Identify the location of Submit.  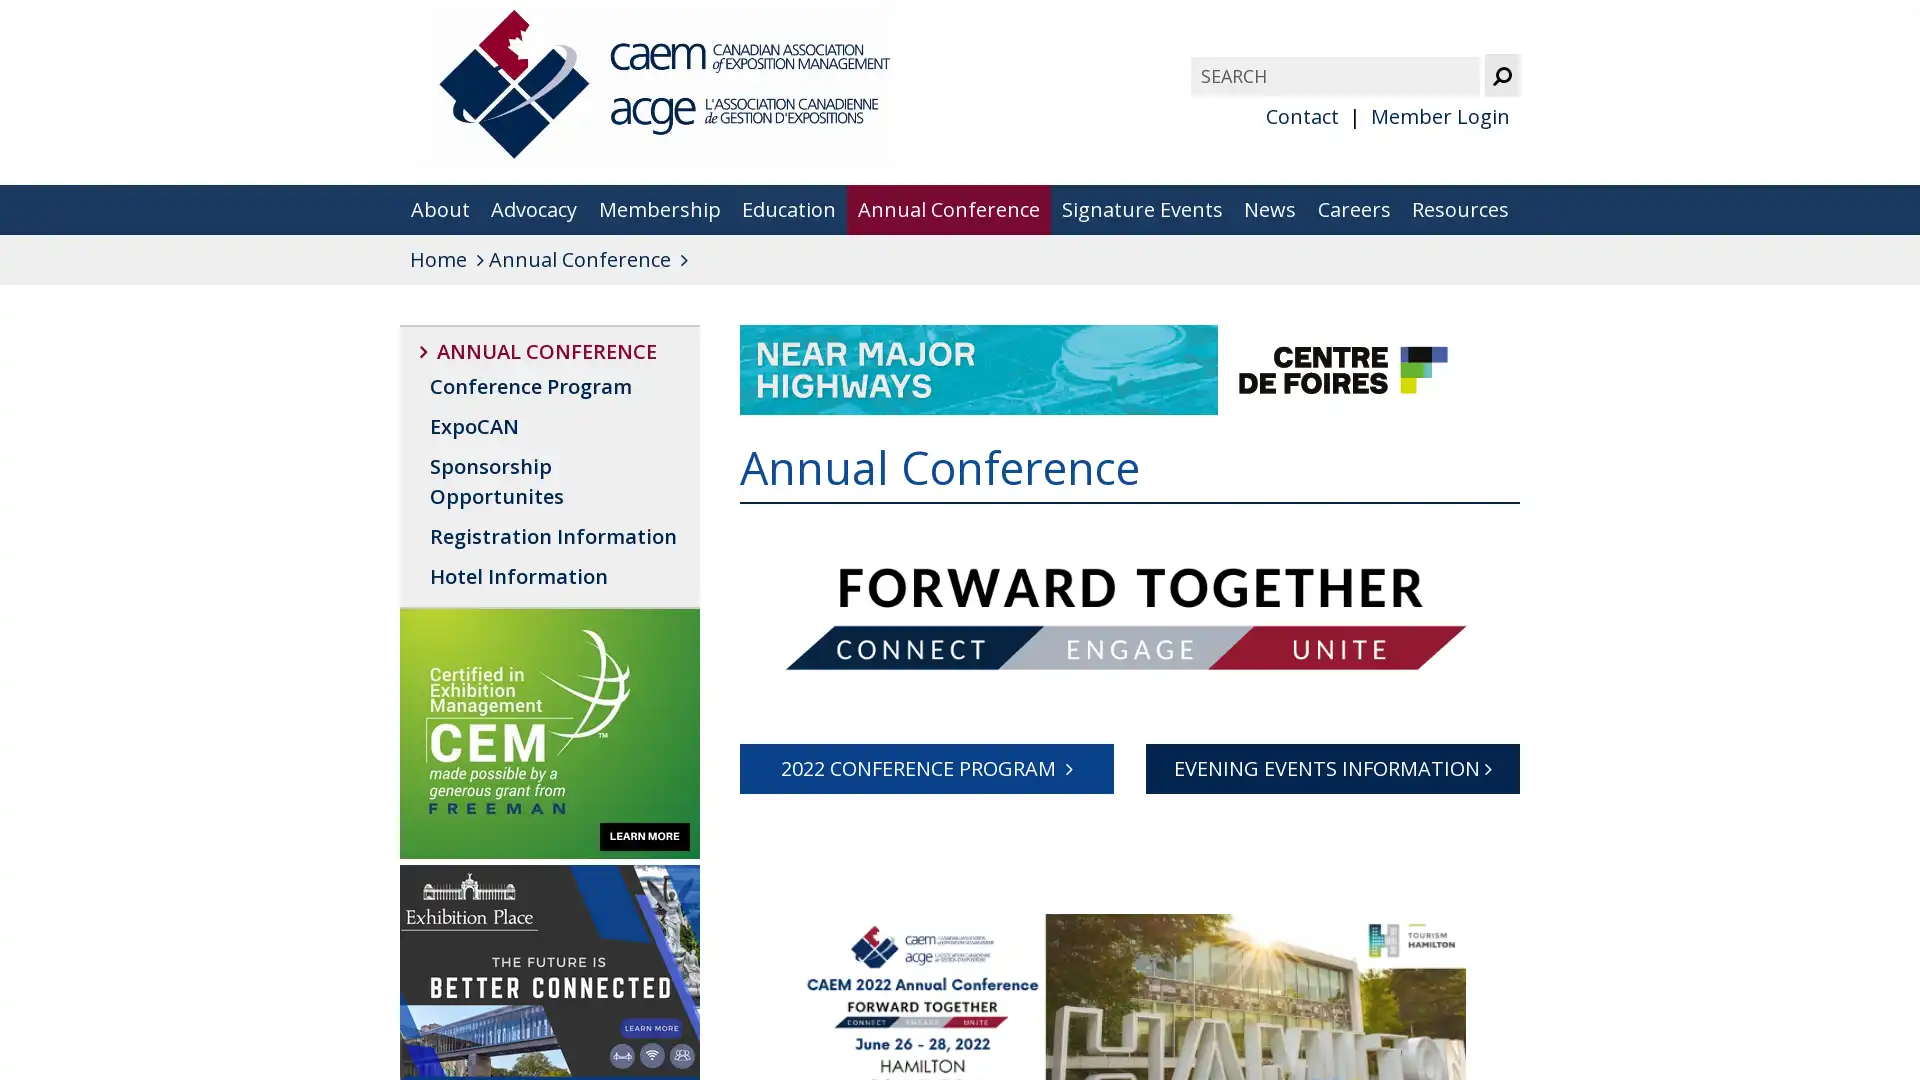
(1502, 73).